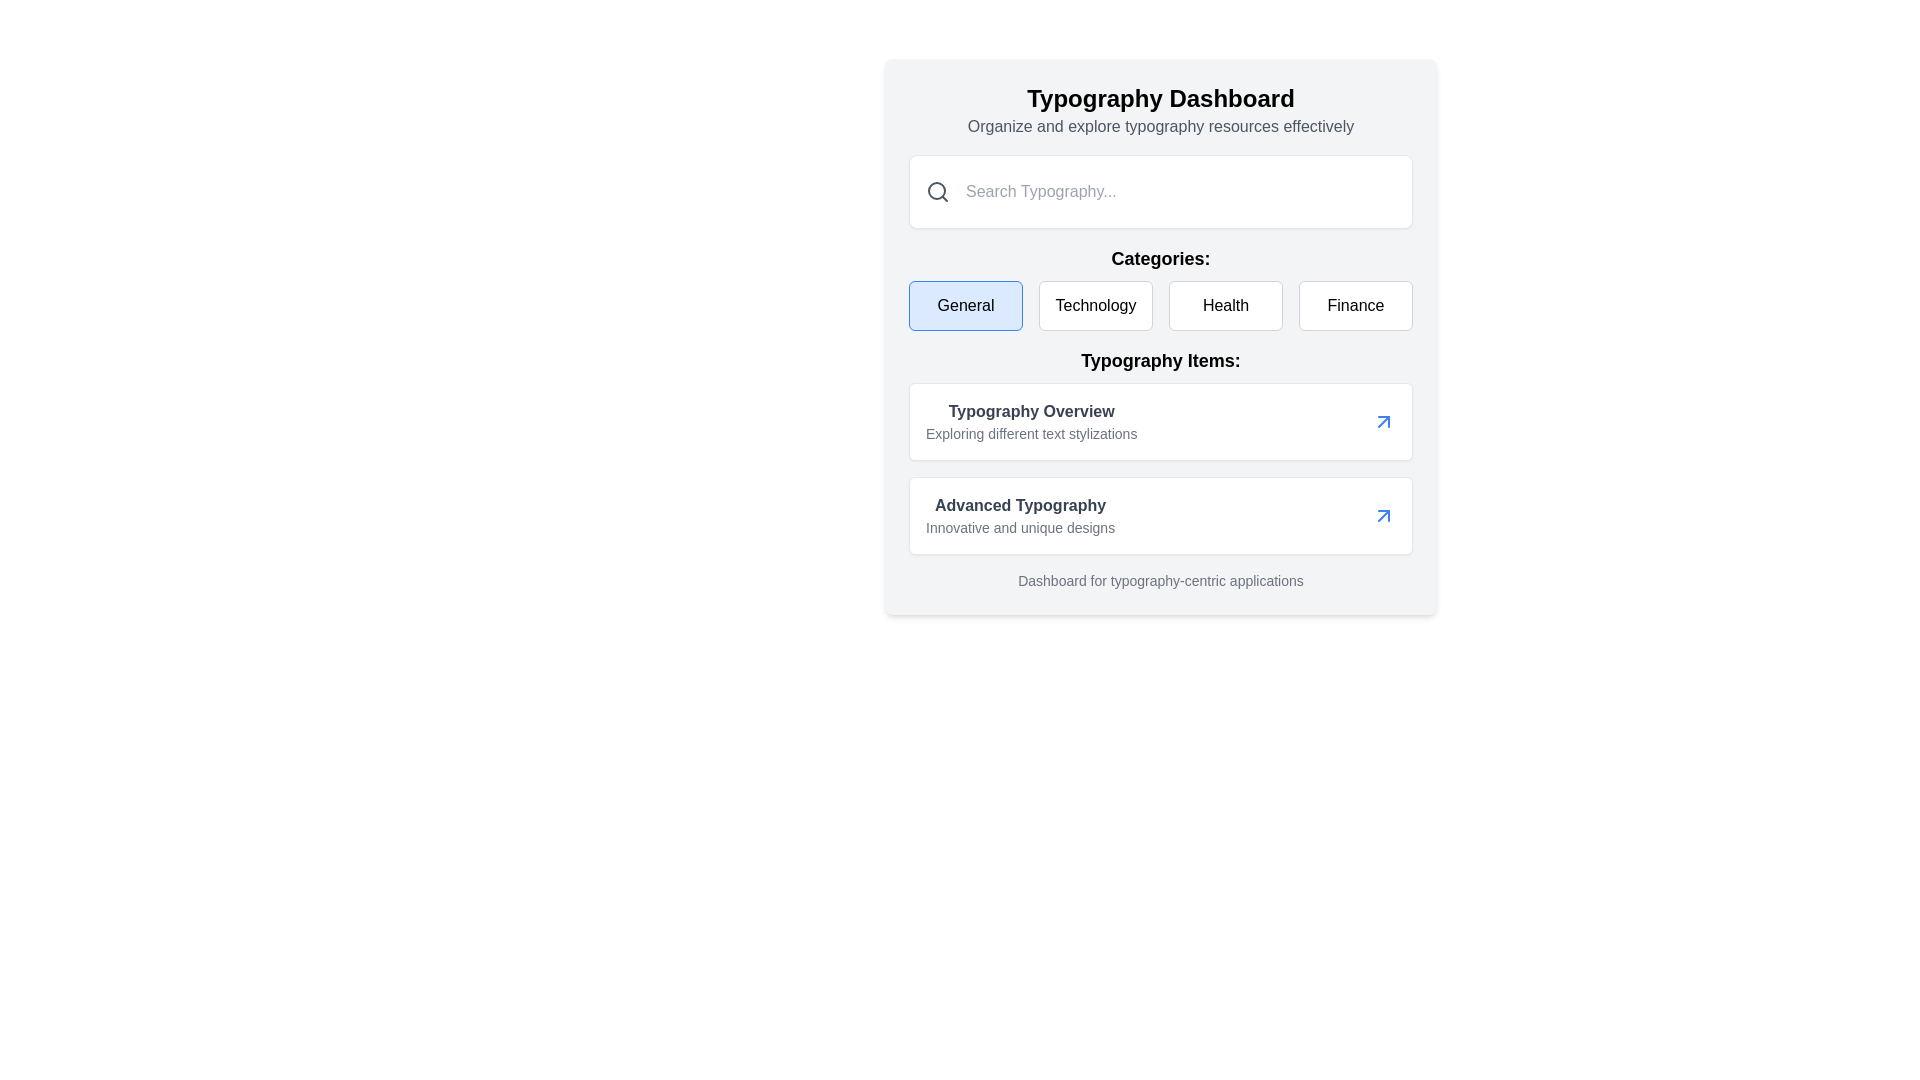 Image resolution: width=1920 pixels, height=1080 pixels. What do you see at coordinates (1161, 99) in the screenshot?
I see `the bold, large-sized black text element spelling 'Typography Dashboard' which is positioned at the top of the visible content area` at bounding box center [1161, 99].